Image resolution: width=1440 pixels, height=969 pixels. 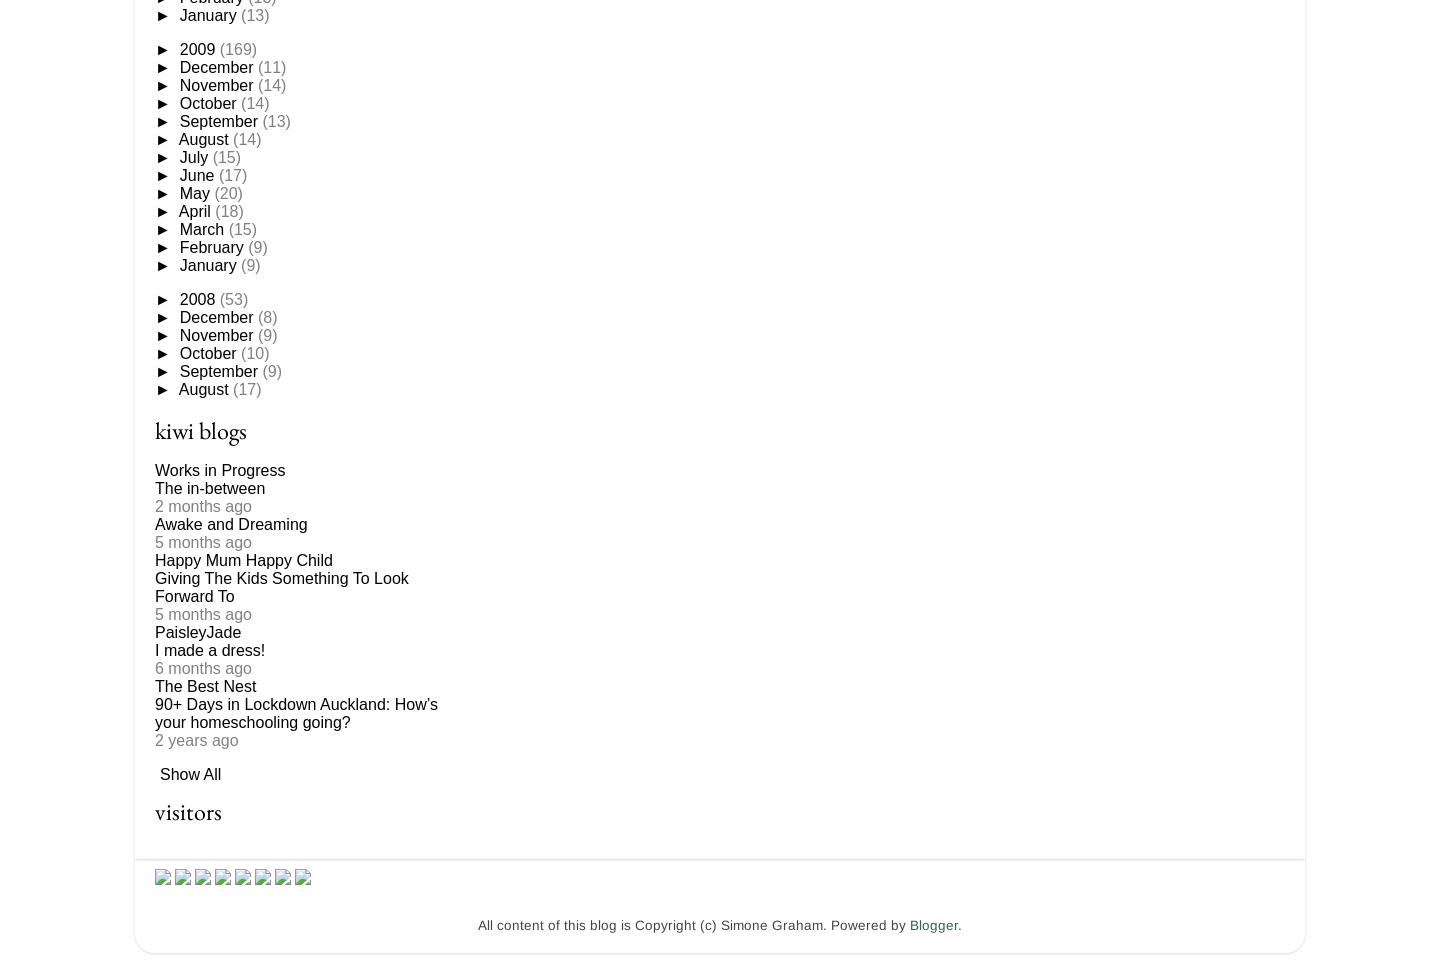 I want to click on 'PaisleyJade', so click(x=198, y=632).